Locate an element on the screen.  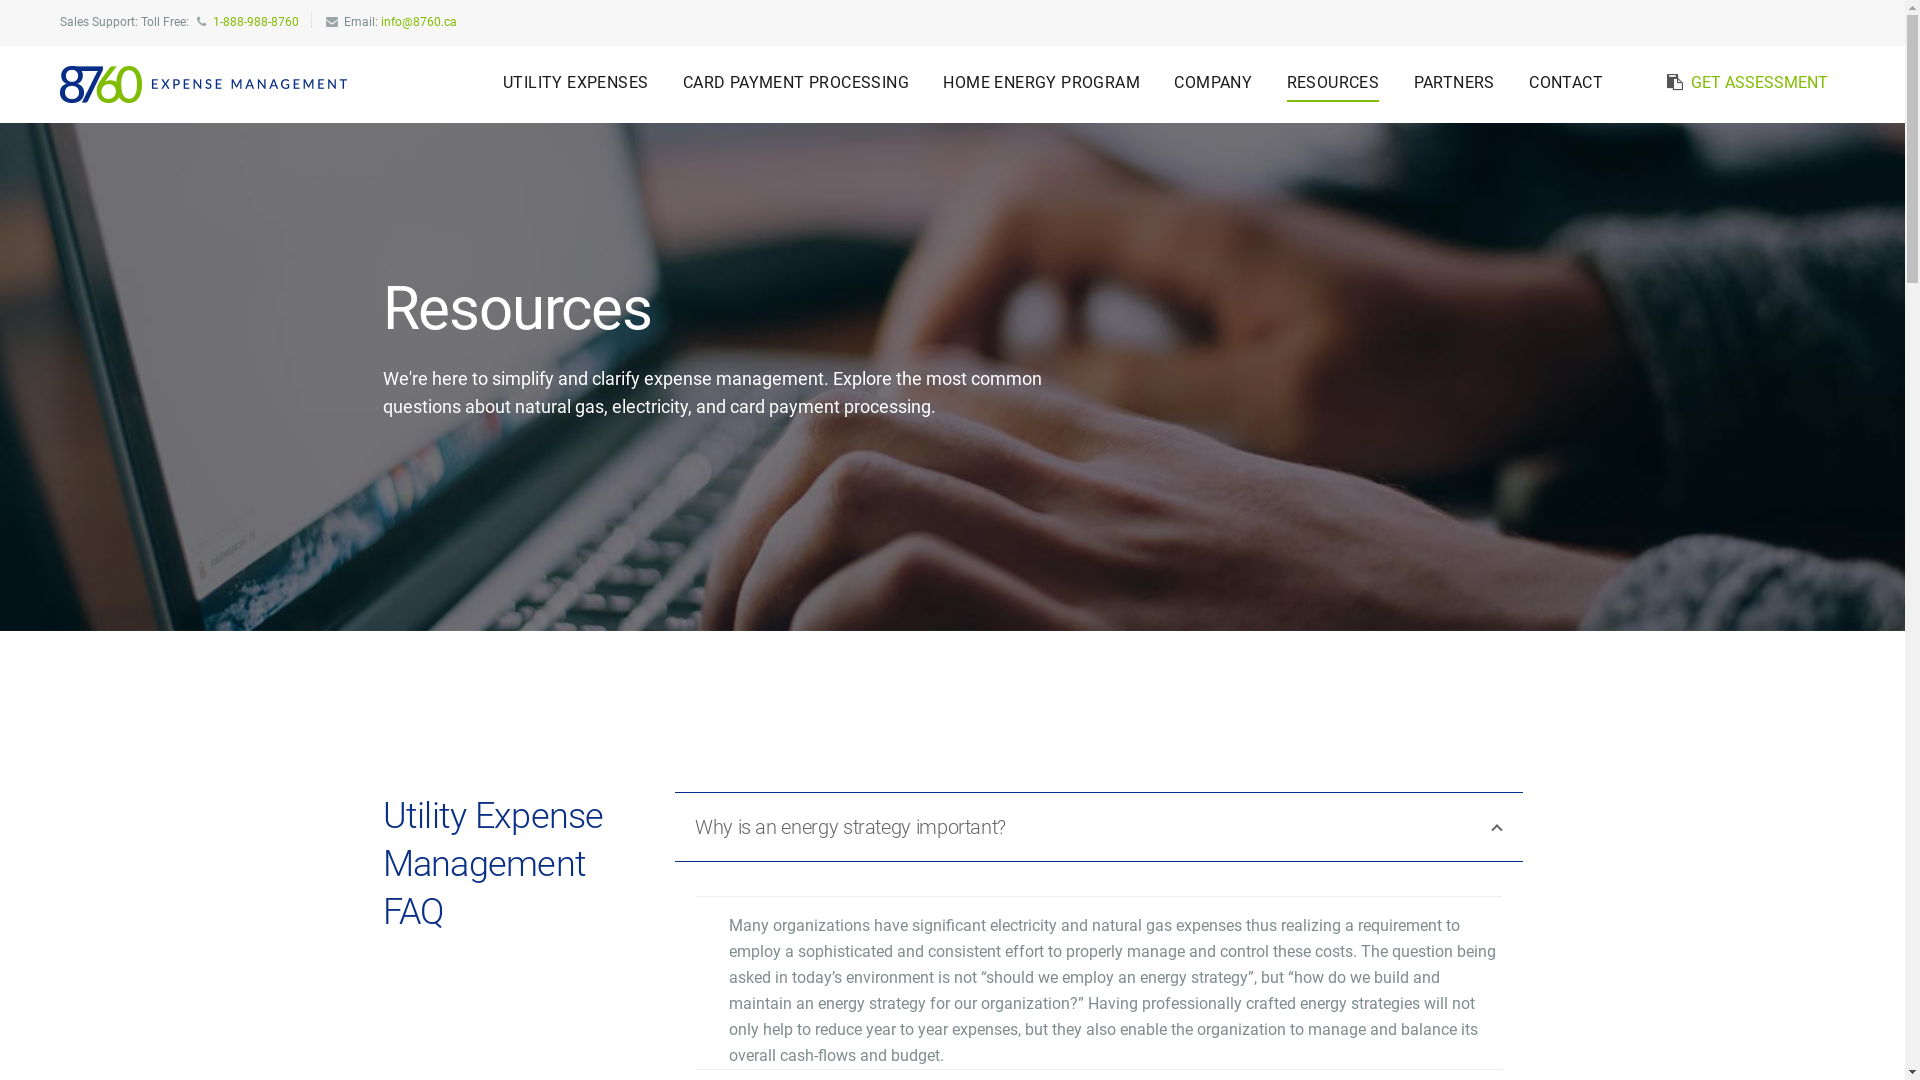
'COMPANY' is located at coordinates (1212, 82).